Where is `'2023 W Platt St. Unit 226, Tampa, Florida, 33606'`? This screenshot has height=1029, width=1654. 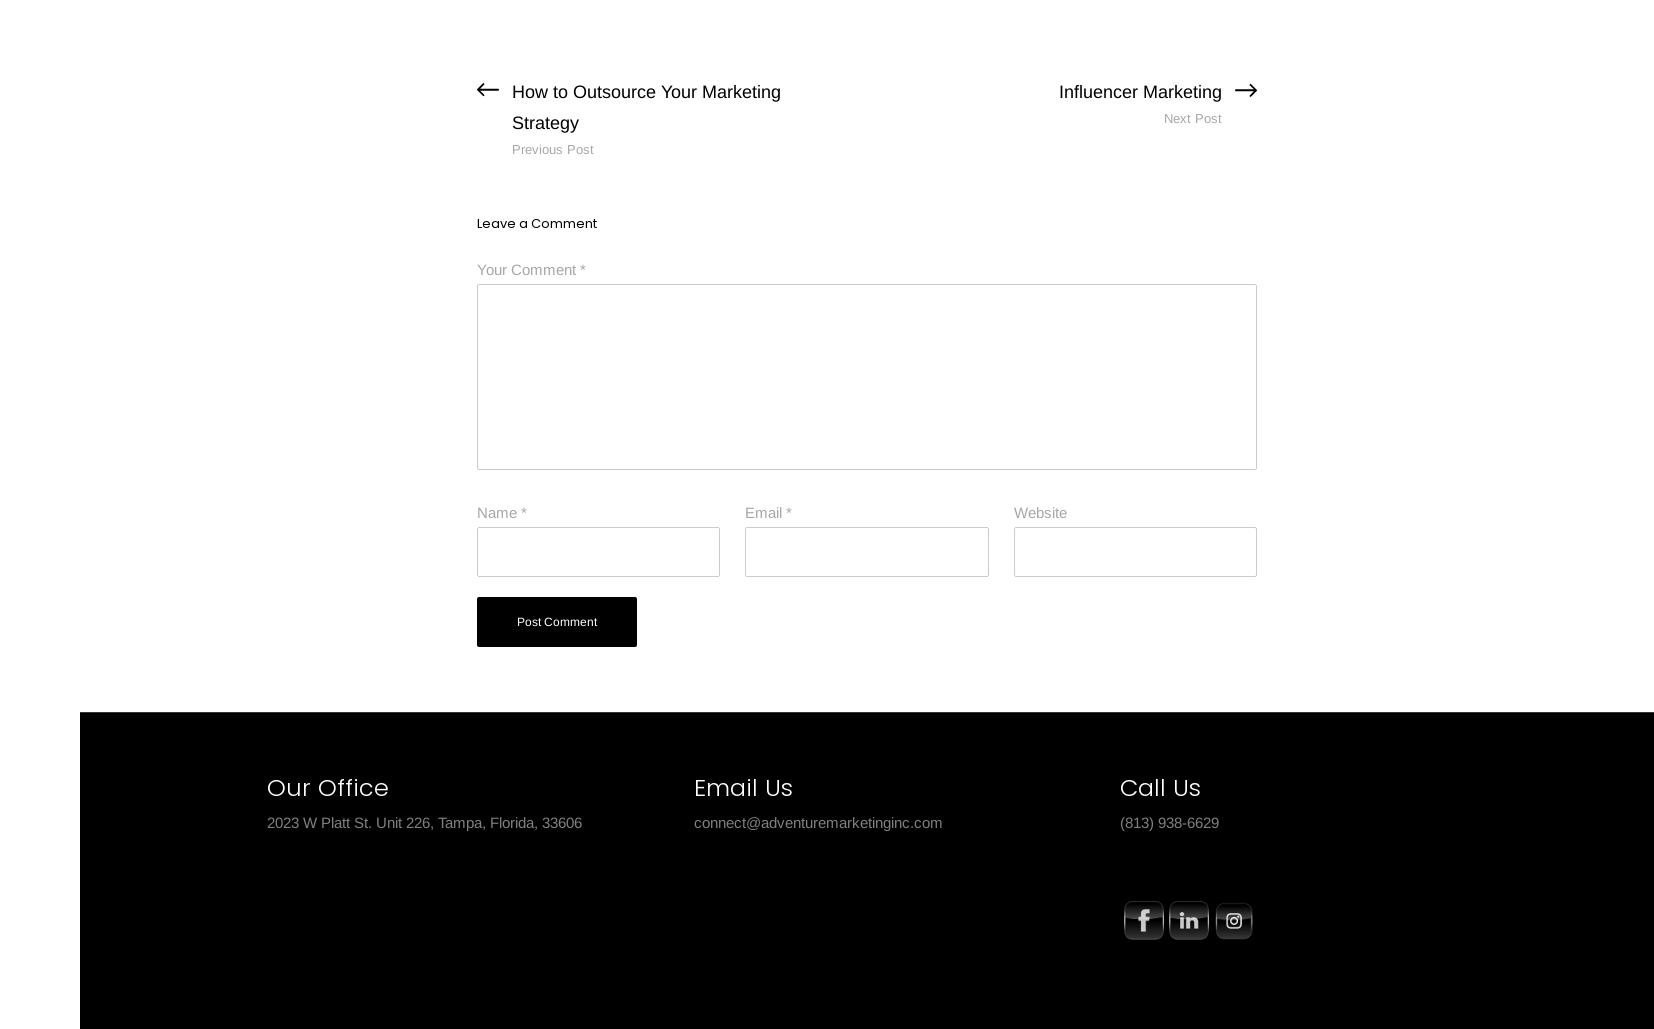
'2023 W Platt St. Unit 226, Tampa, Florida, 33606' is located at coordinates (424, 820).